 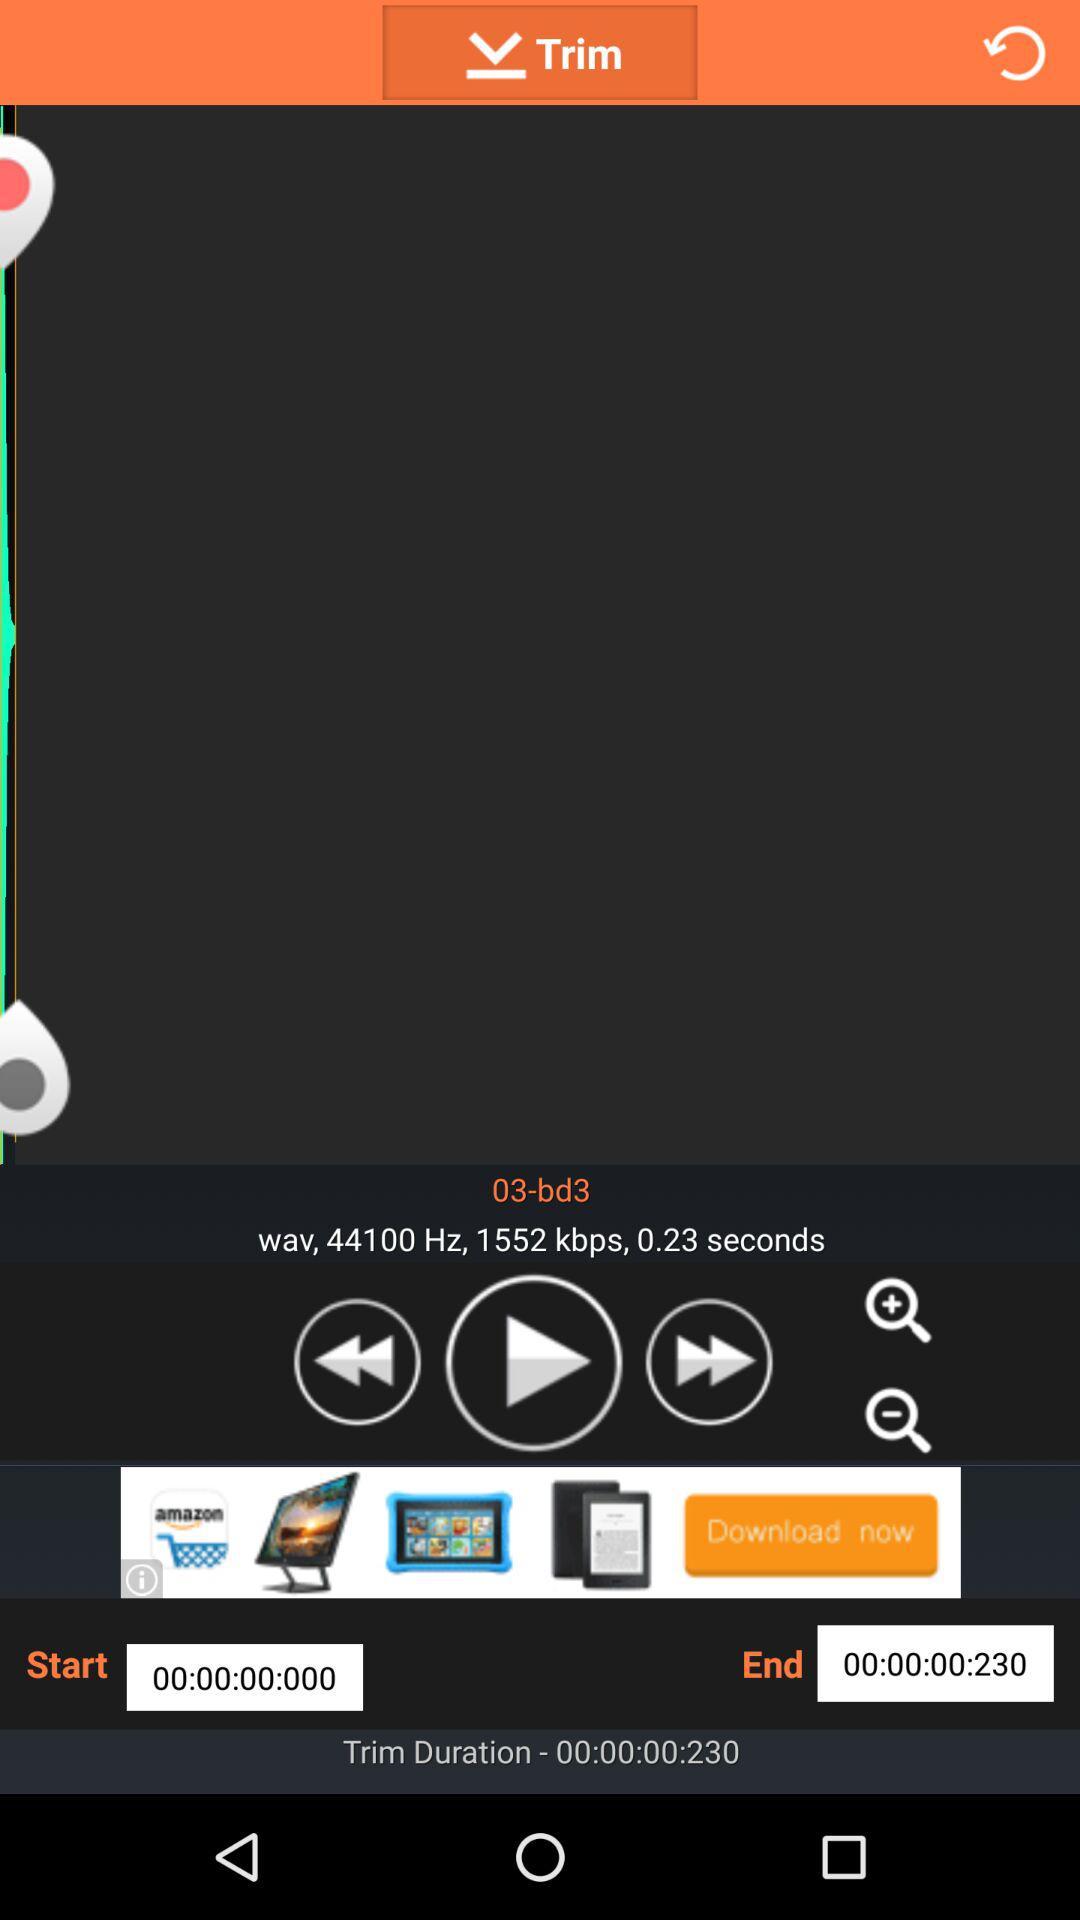 What do you see at coordinates (1014, 56) in the screenshot?
I see `the refresh icon` at bounding box center [1014, 56].